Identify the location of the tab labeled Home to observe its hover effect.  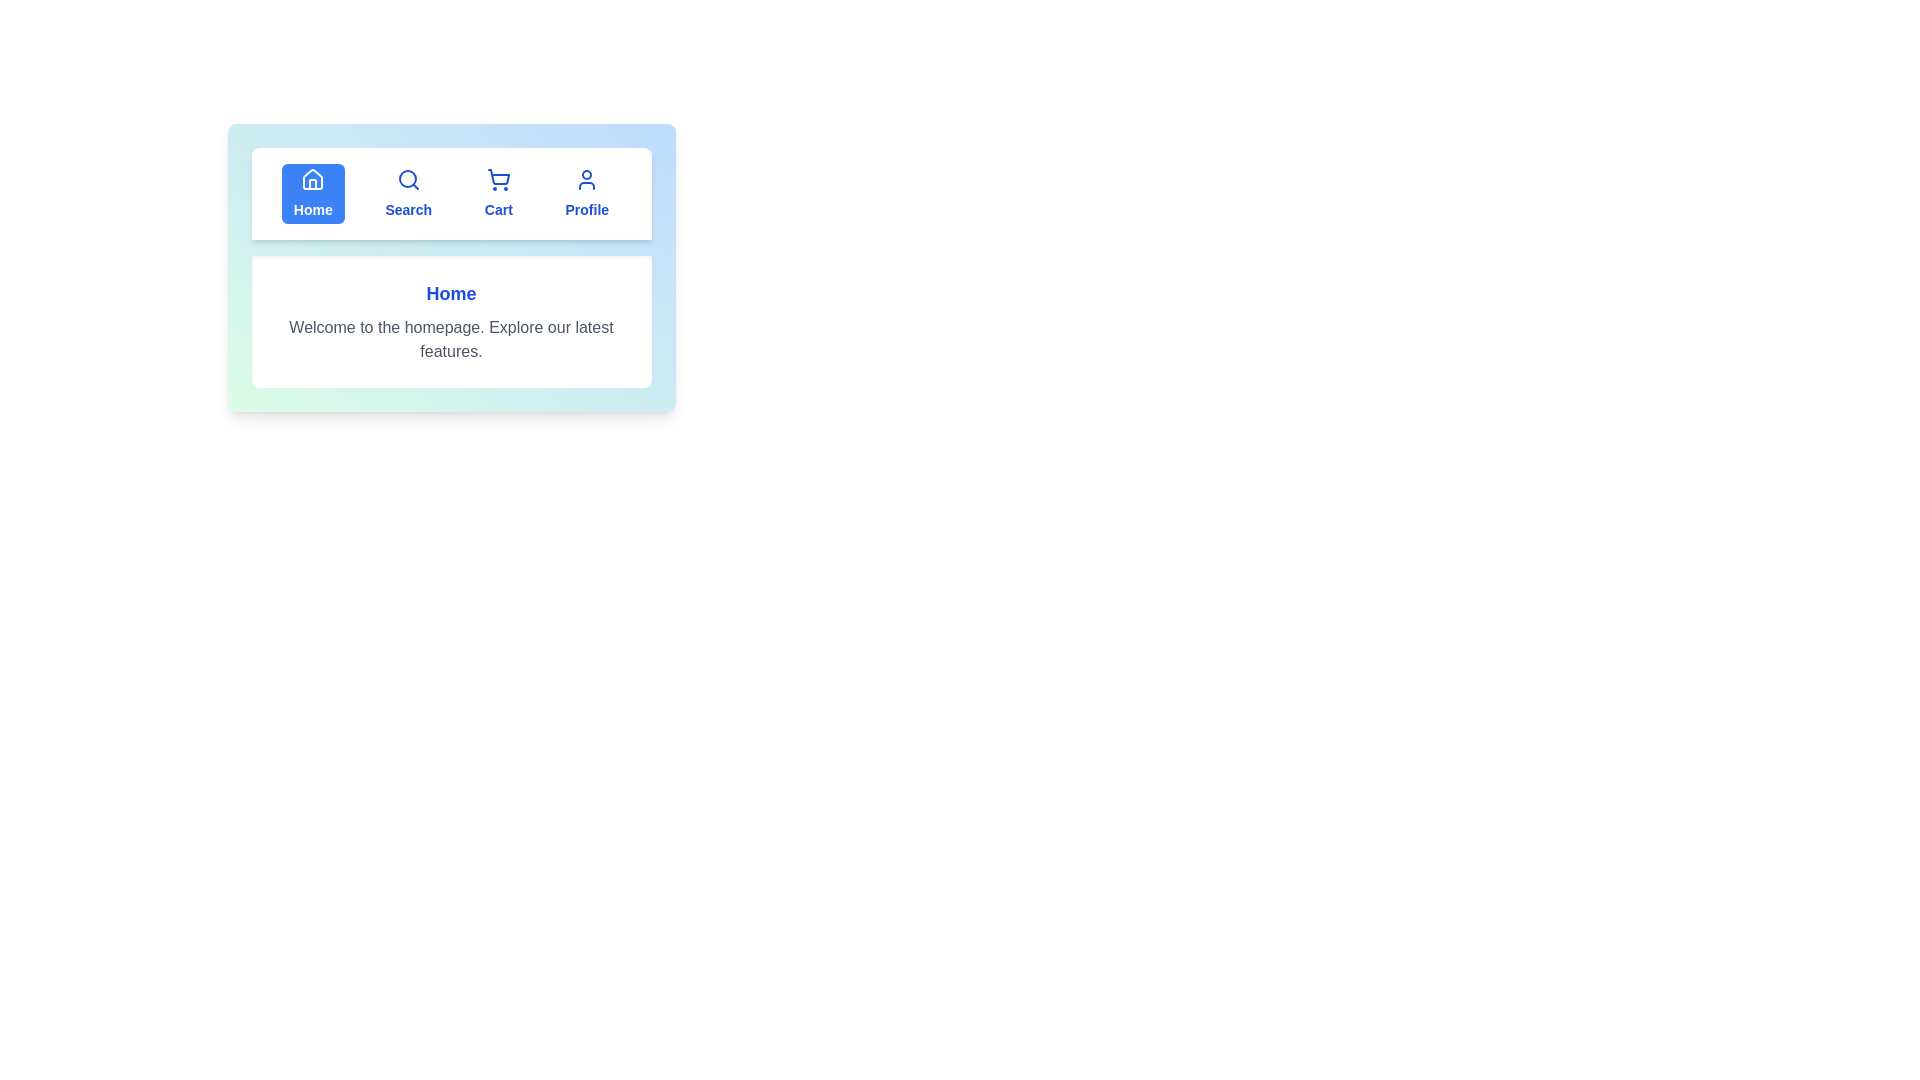
(311, 193).